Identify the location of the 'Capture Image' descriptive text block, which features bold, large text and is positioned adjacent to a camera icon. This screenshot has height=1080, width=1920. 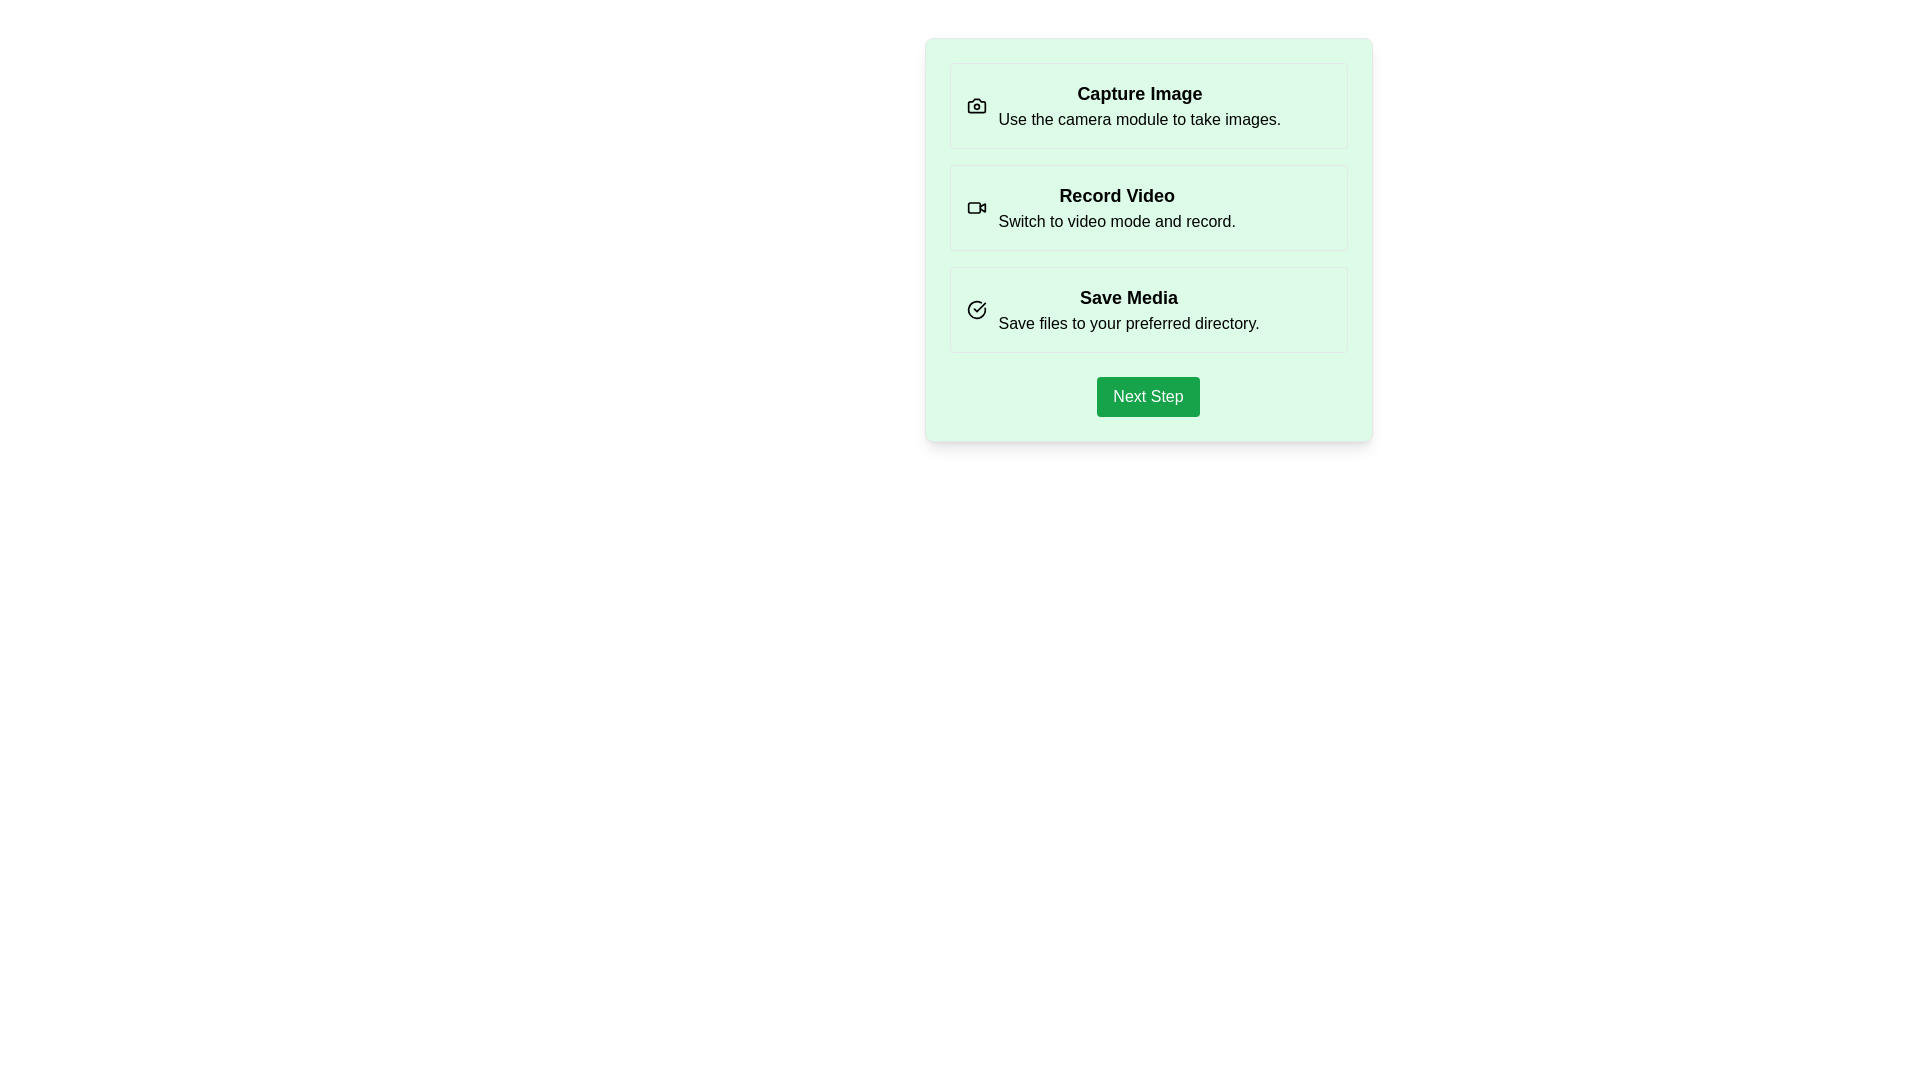
(1139, 105).